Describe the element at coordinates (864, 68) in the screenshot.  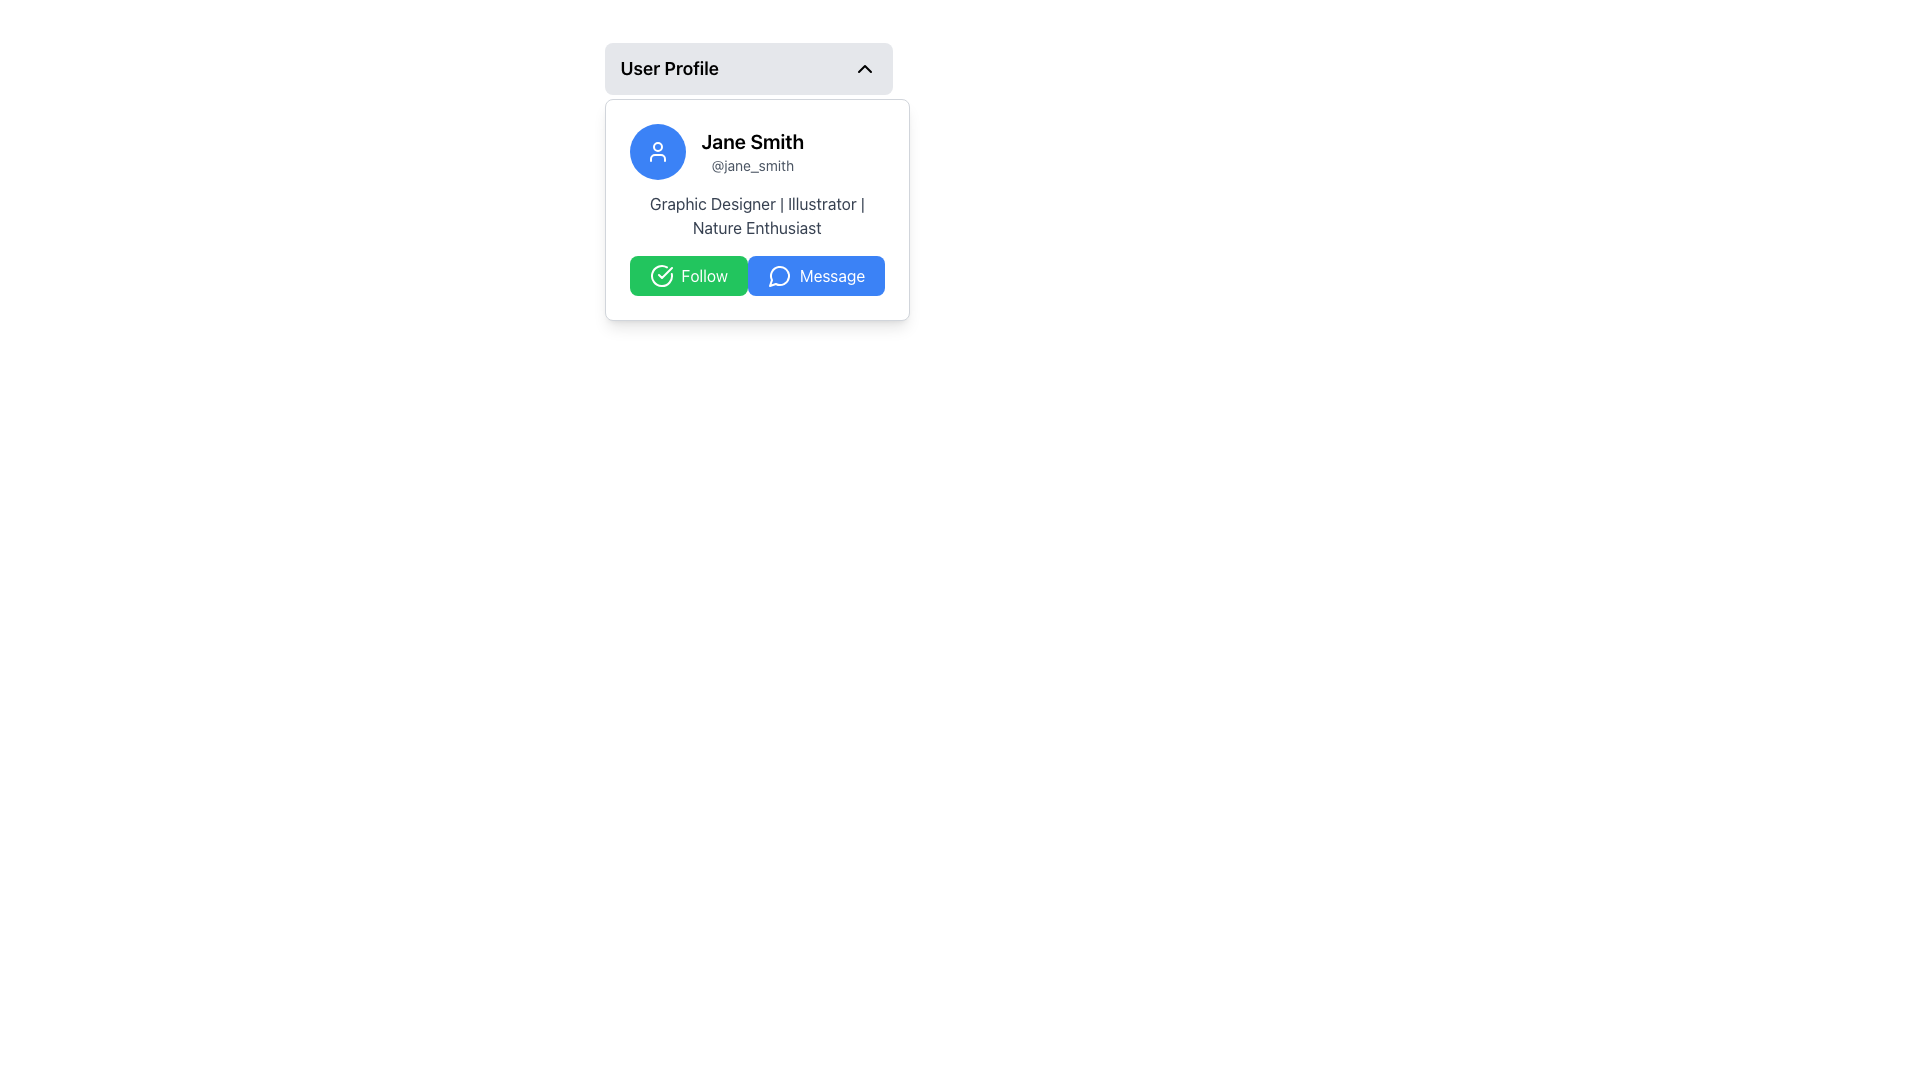
I see `the upward-pointing chevron icon with a black outline in the top-right corner of the 'User Profile' section` at that location.